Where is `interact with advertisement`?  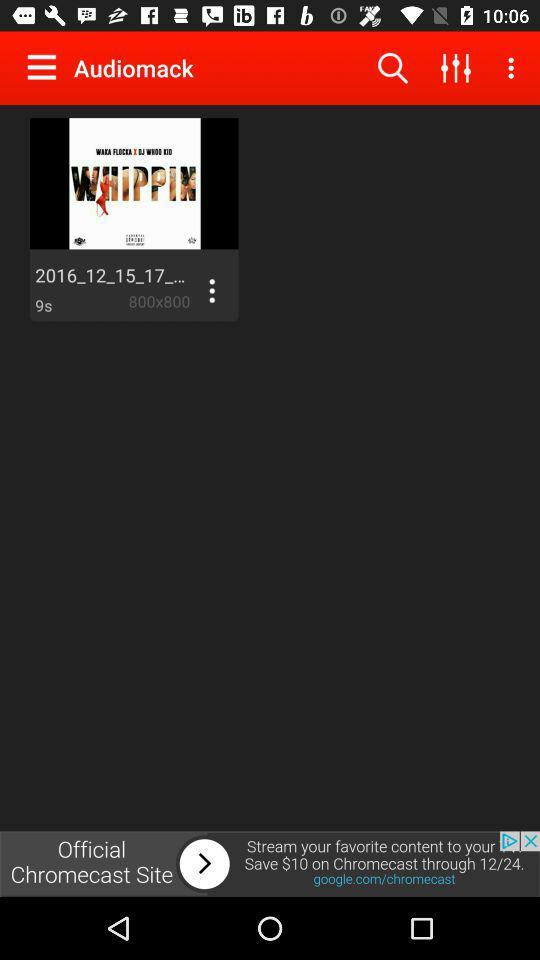 interact with advertisement is located at coordinates (270, 863).